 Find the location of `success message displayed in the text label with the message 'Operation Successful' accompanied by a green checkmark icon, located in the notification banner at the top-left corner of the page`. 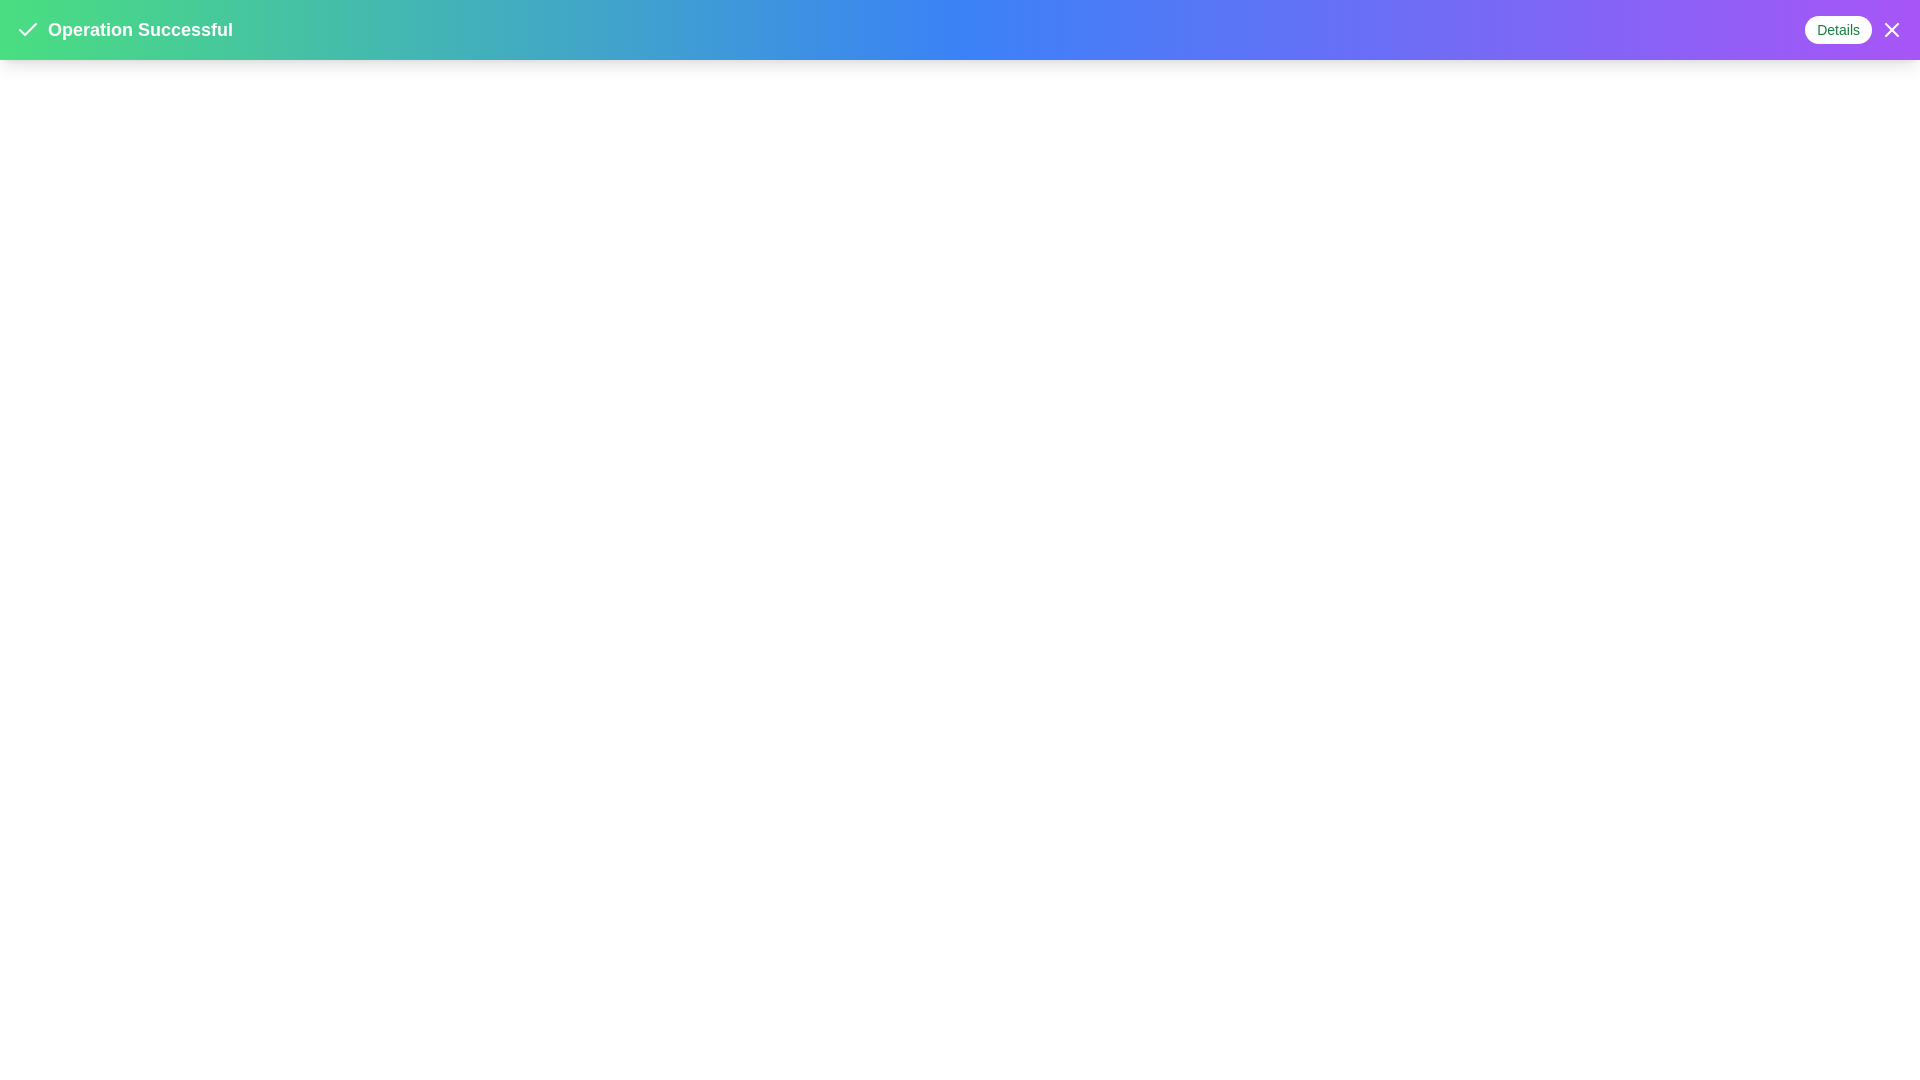

success message displayed in the text label with the message 'Operation Successful' accompanied by a green checkmark icon, located in the notification banner at the top-left corner of the page is located at coordinates (123, 30).